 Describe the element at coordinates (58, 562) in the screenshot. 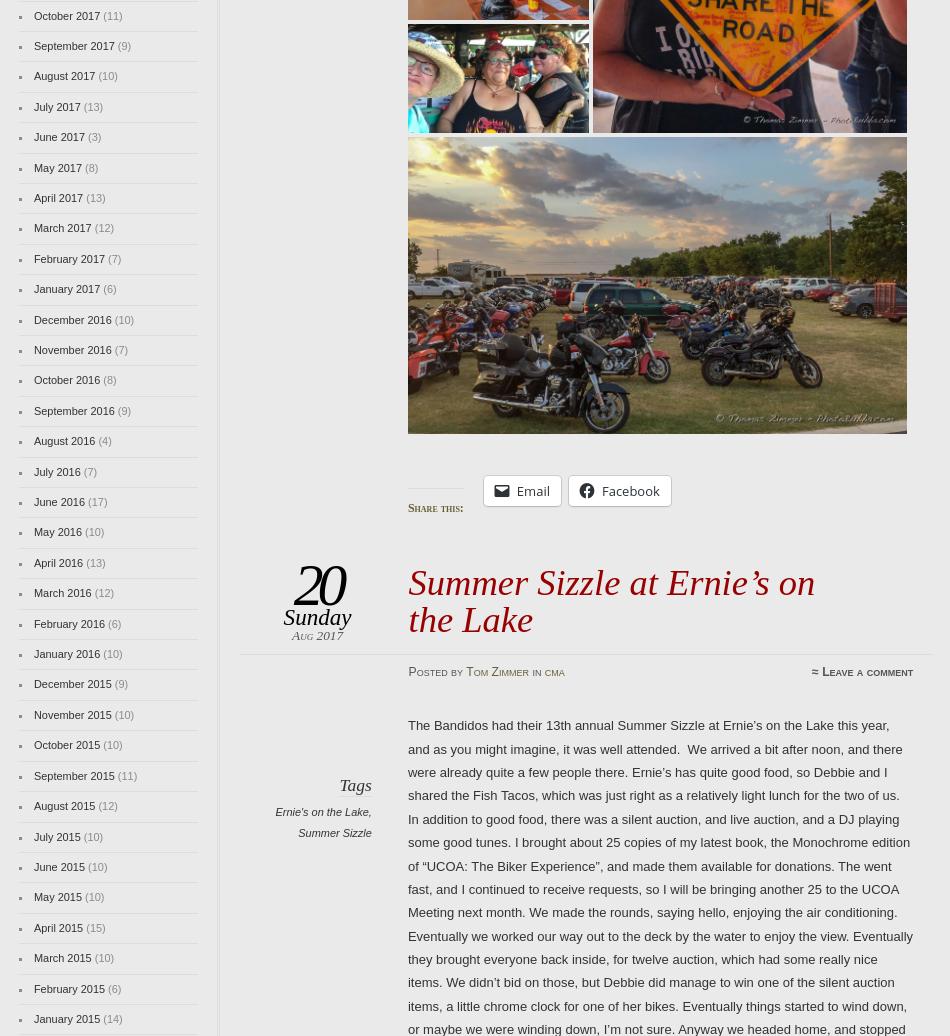

I see `'April 2016'` at that location.